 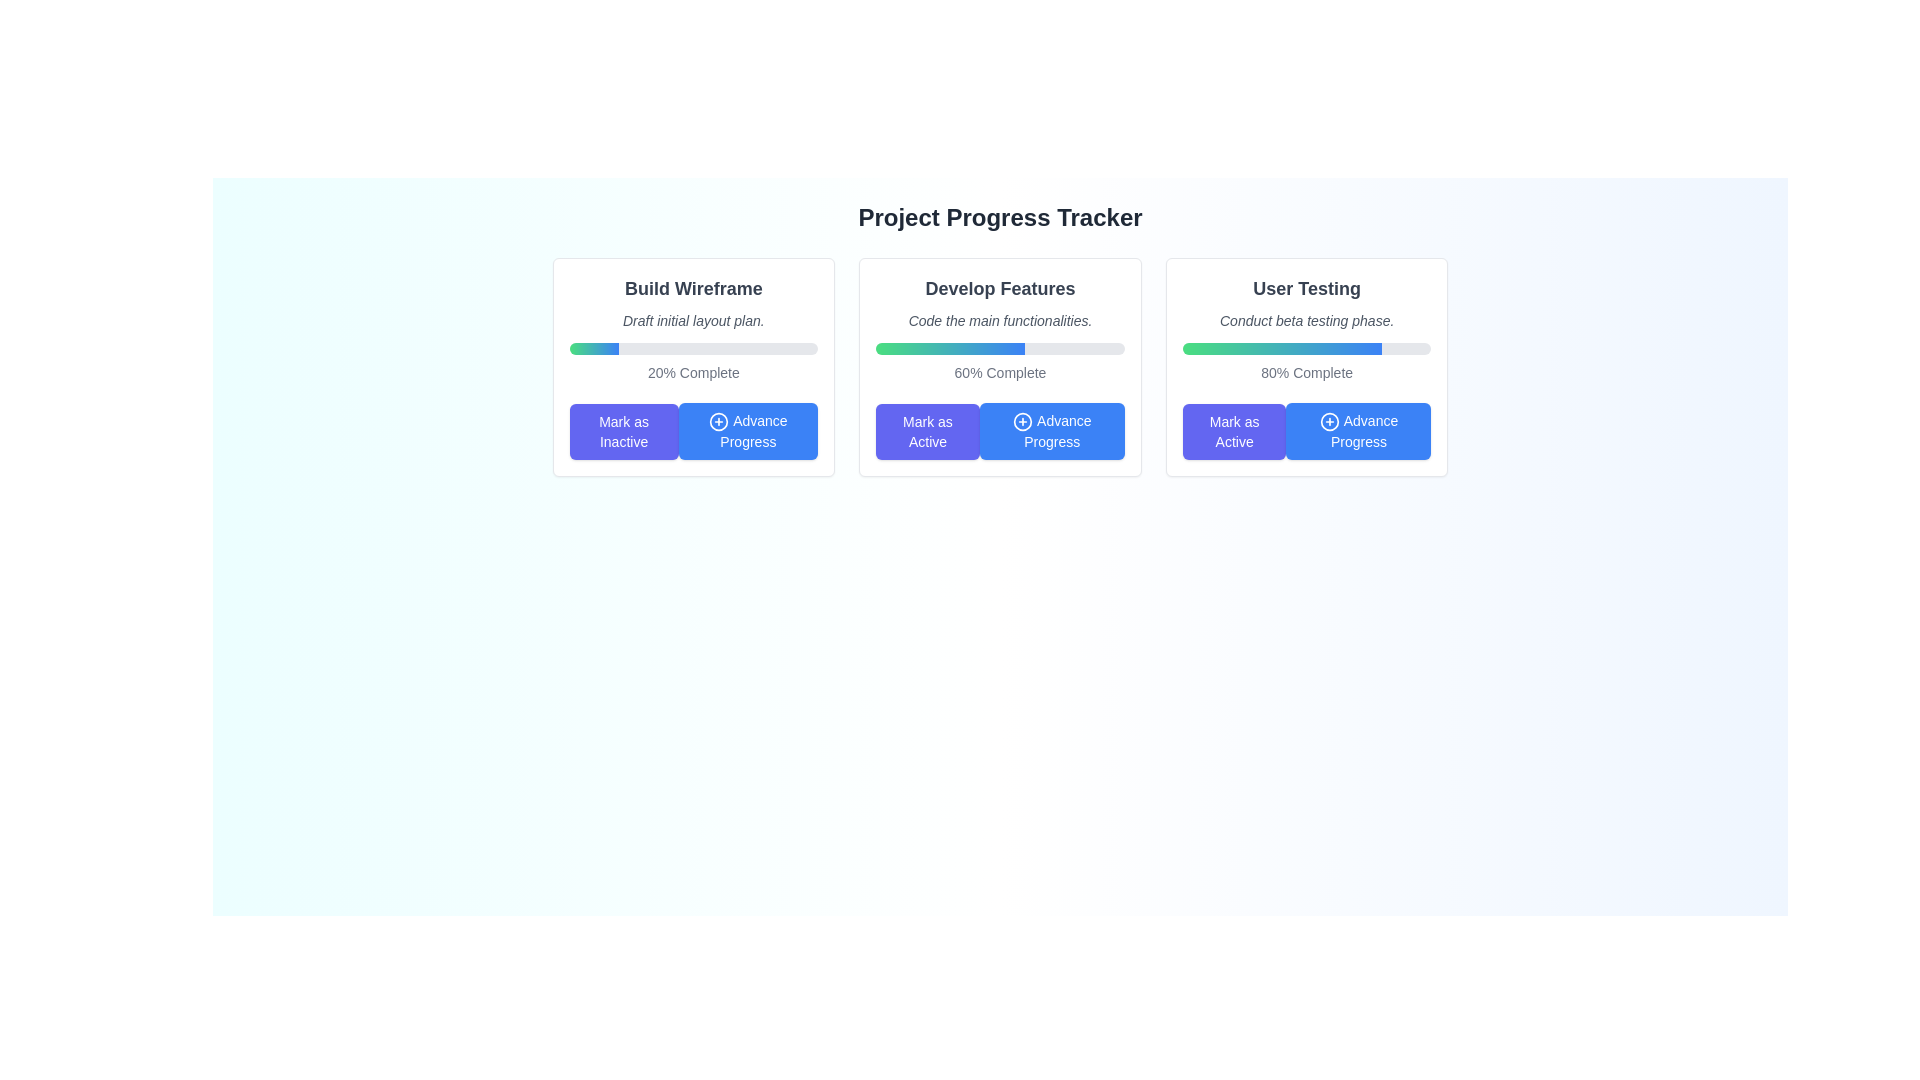 I want to click on the horizontal progress bar with a rounded design, which is centrally located within the 'Build Wireframe' card, just below the descriptive text and above the '20% Complete' label, so click(x=693, y=347).